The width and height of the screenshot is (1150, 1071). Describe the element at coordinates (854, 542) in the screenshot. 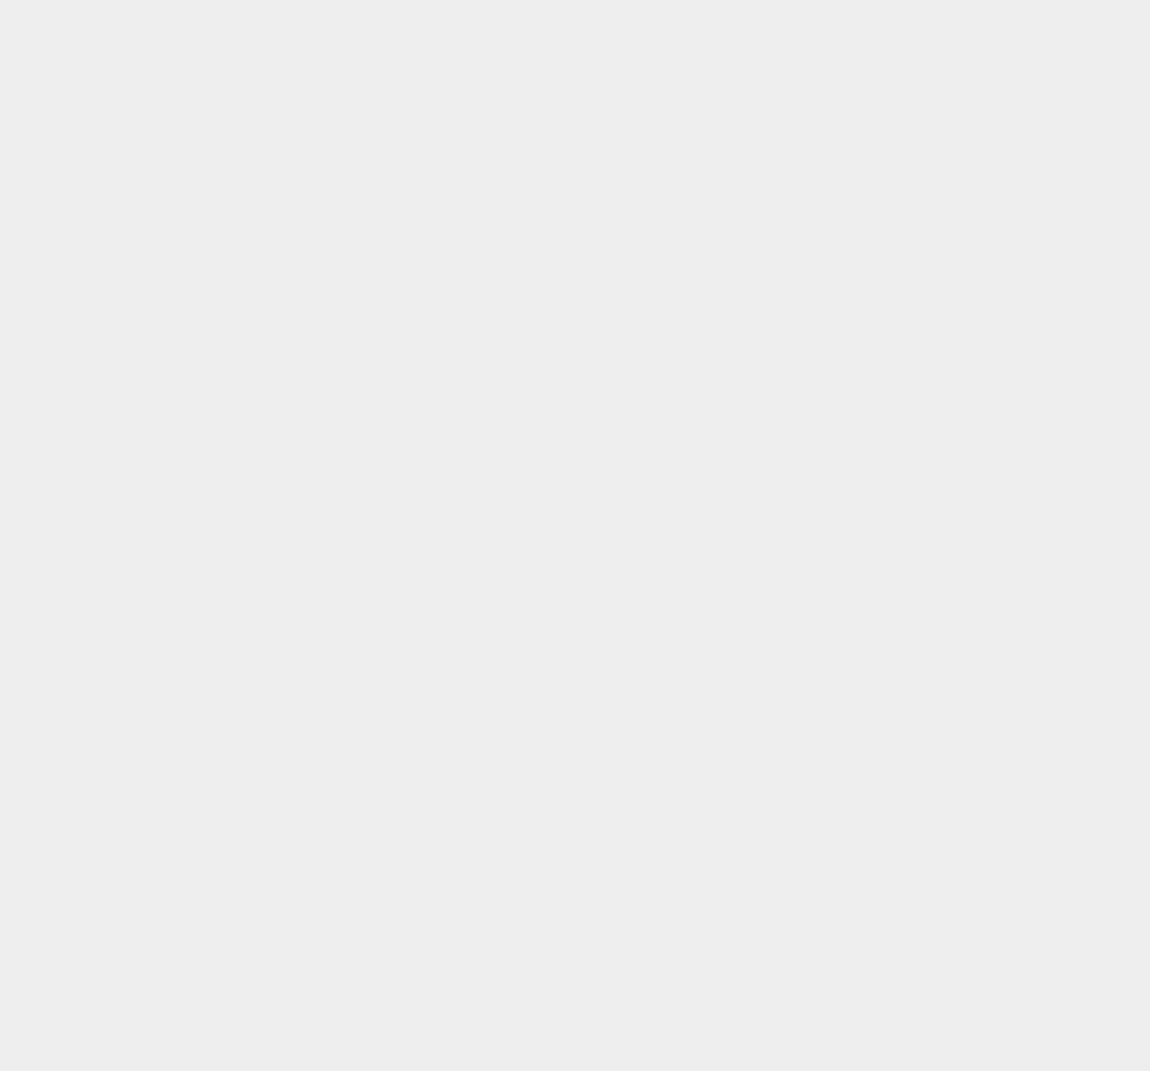

I see `'Windows Live'` at that location.